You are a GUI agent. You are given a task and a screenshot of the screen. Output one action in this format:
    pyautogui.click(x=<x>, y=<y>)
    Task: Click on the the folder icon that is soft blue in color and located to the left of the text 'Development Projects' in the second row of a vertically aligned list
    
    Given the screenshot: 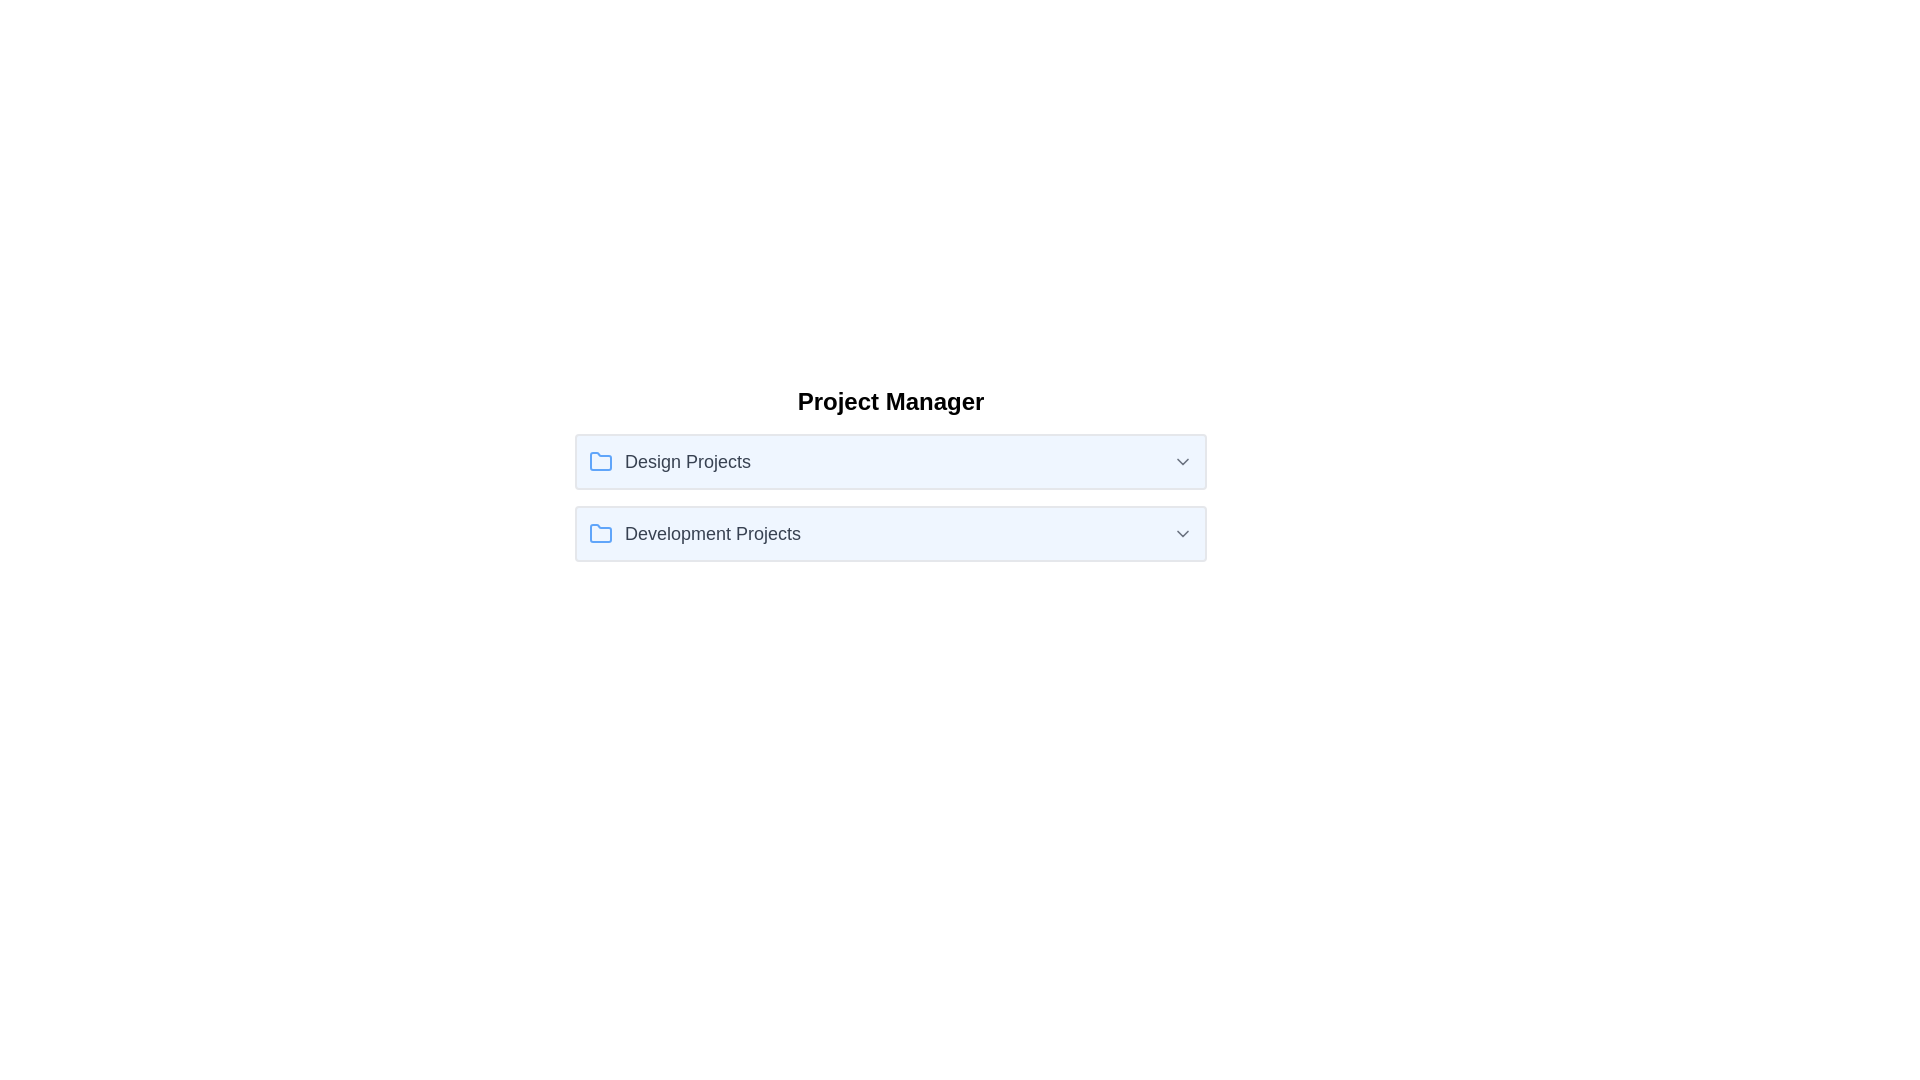 What is the action you would take?
    pyautogui.click(x=599, y=532)
    